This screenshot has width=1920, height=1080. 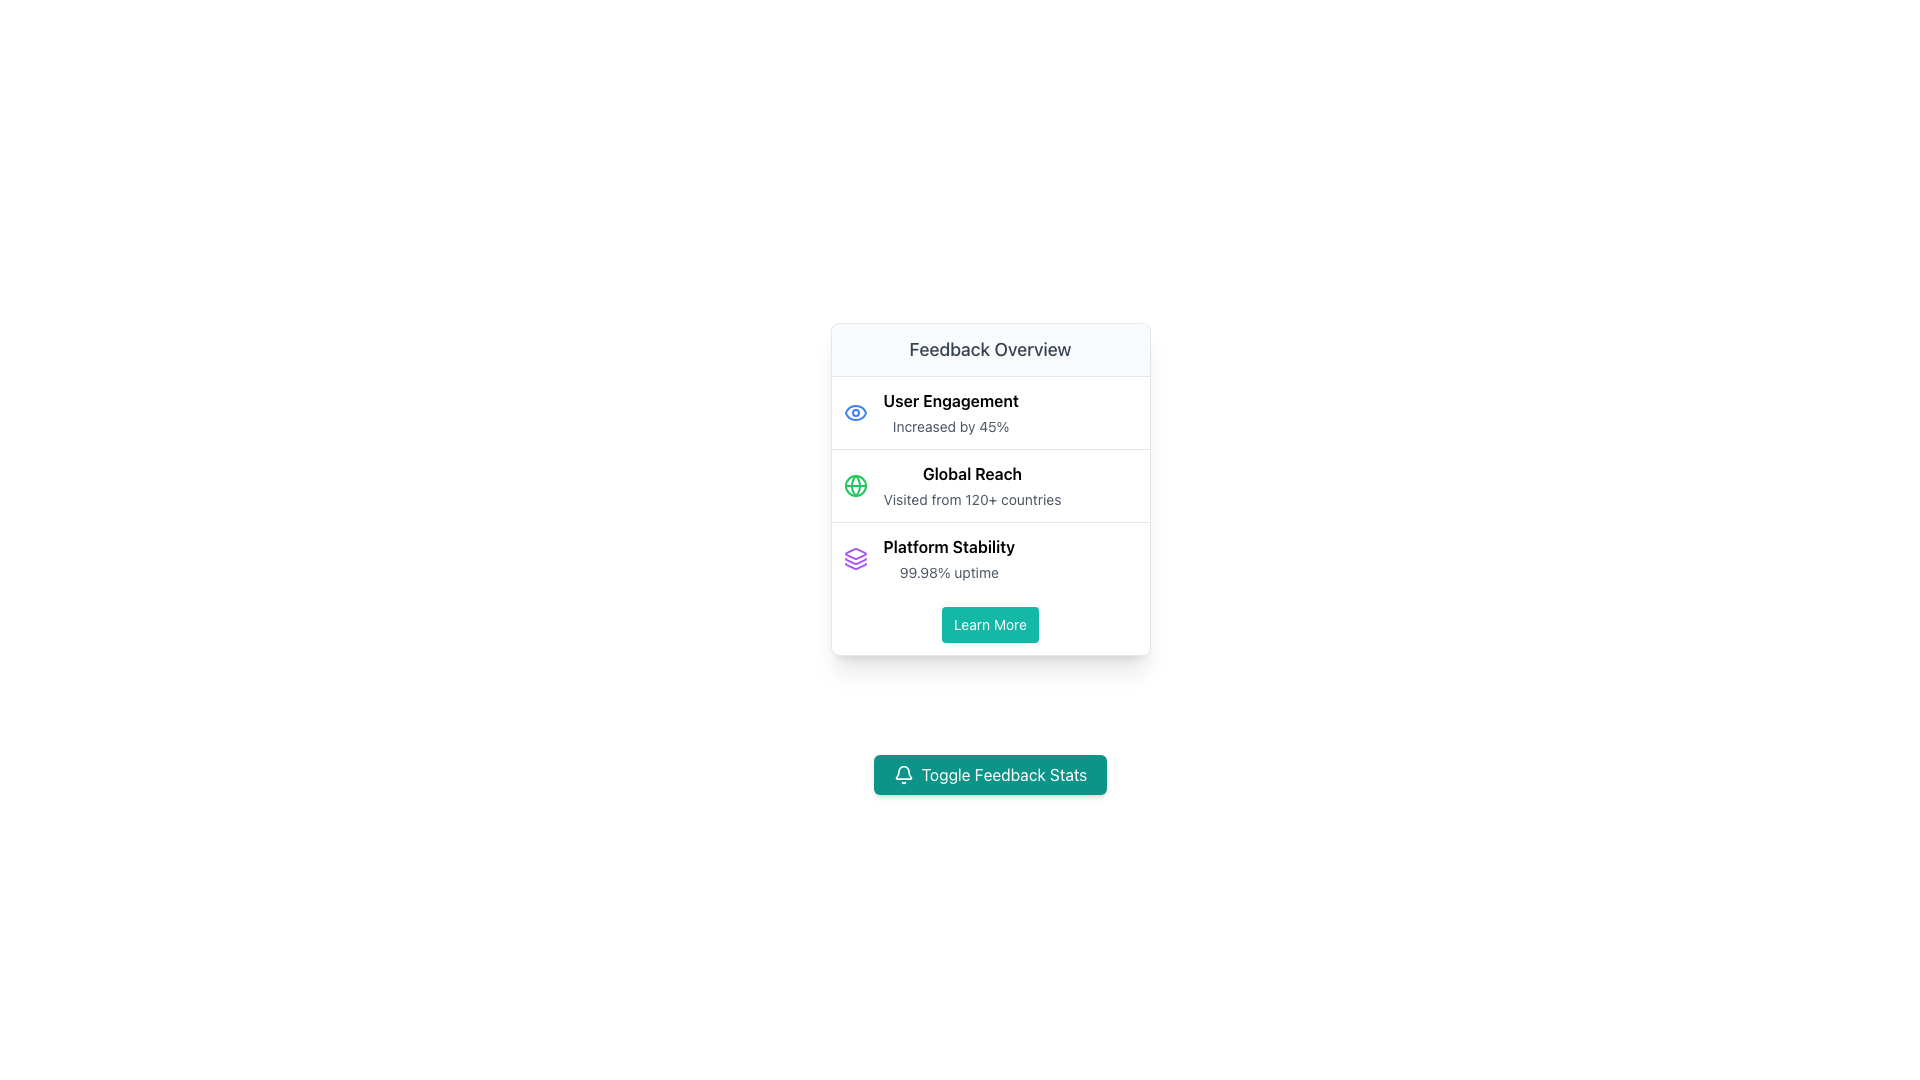 I want to click on the Header or Title element located at the top of the pop-up card, which provides an overview for the content below, so click(x=990, y=349).